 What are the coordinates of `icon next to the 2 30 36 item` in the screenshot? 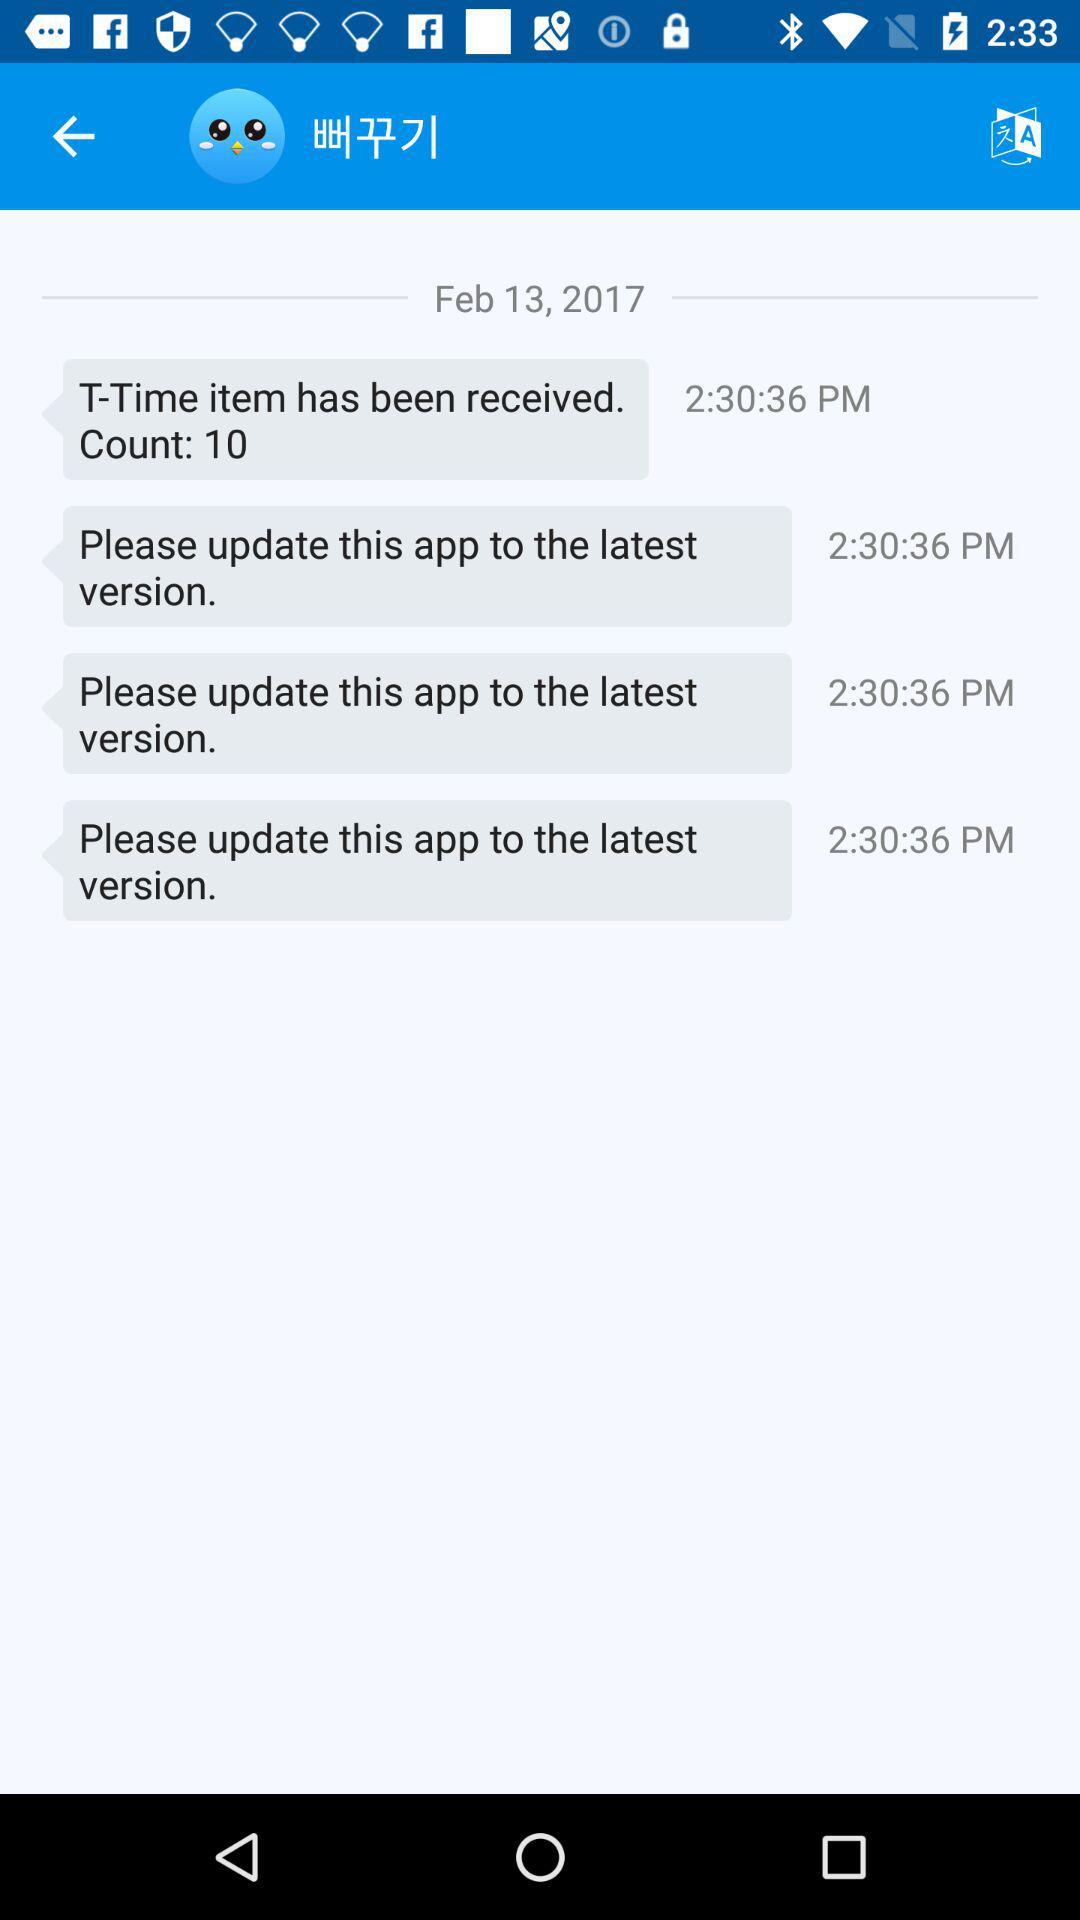 It's located at (344, 418).